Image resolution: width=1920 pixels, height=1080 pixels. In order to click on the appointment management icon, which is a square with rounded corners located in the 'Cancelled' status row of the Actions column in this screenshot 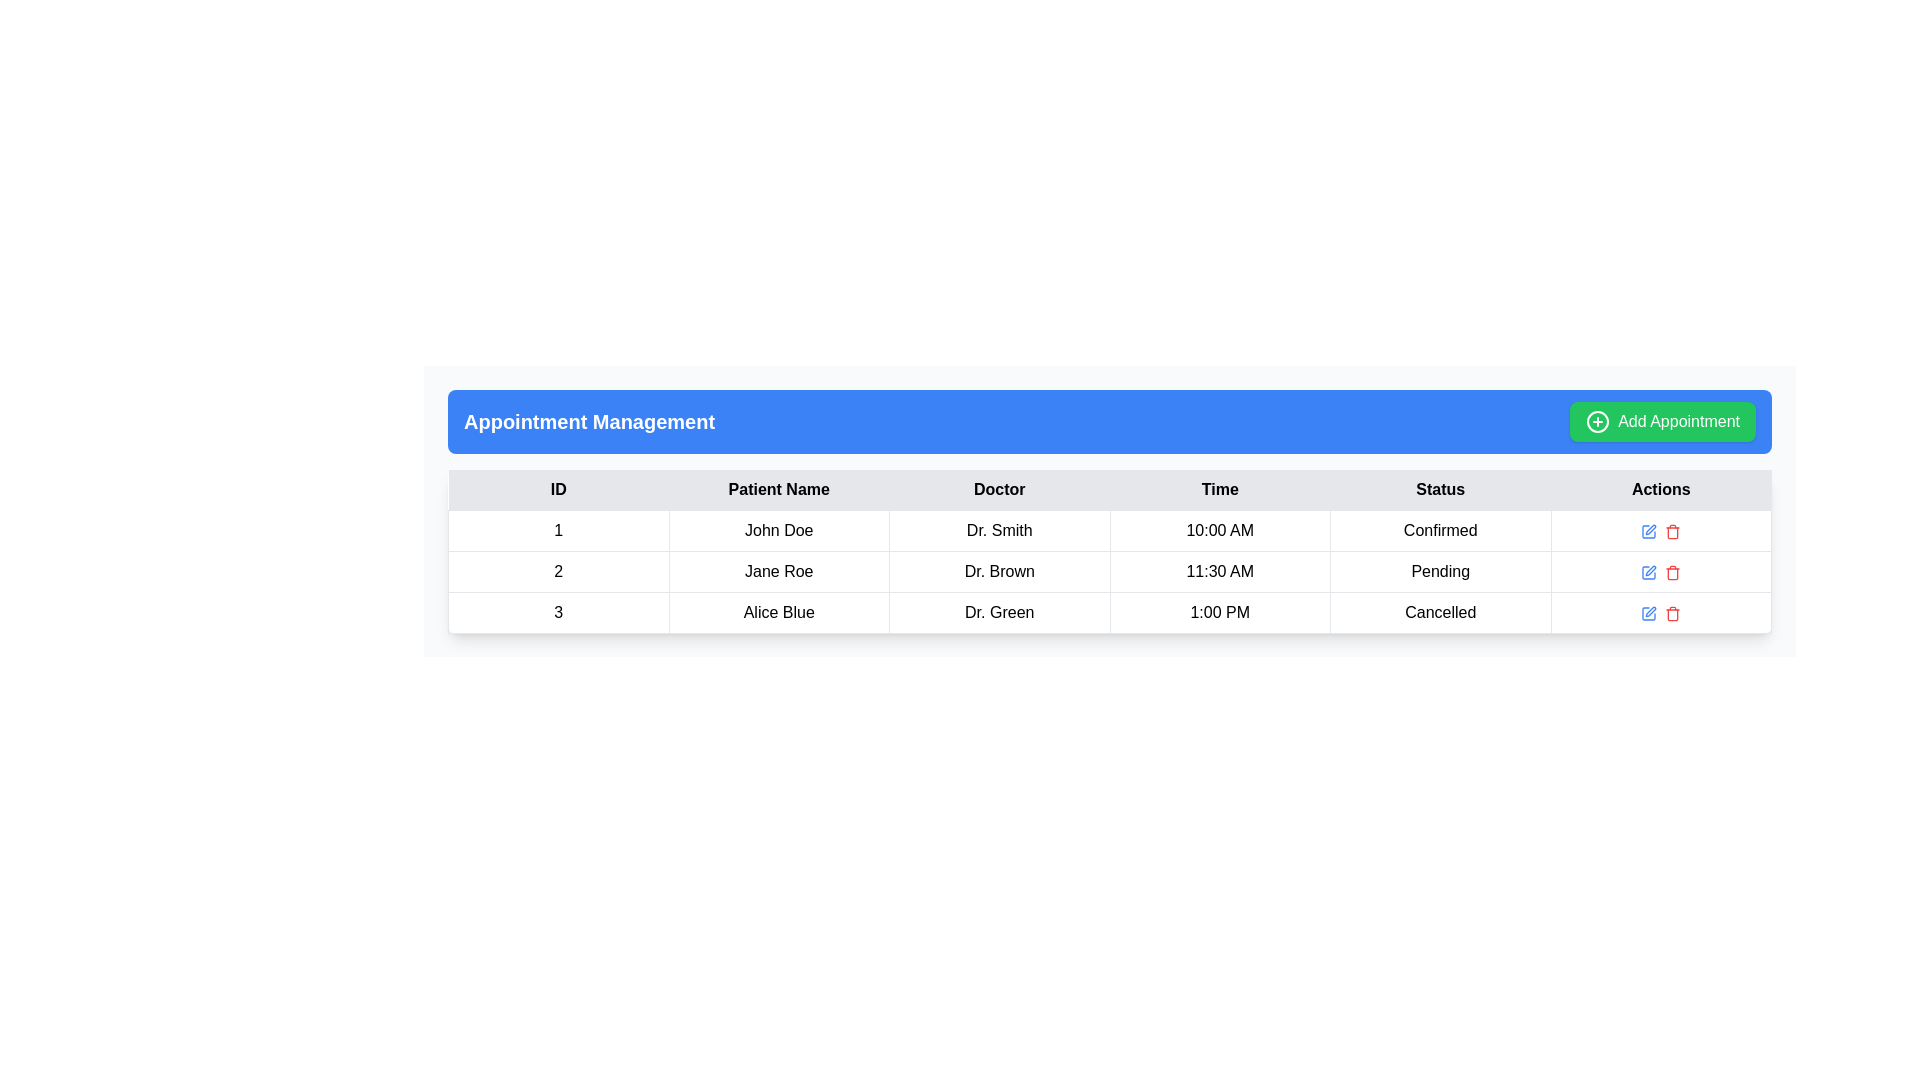, I will do `click(1649, 612)`.